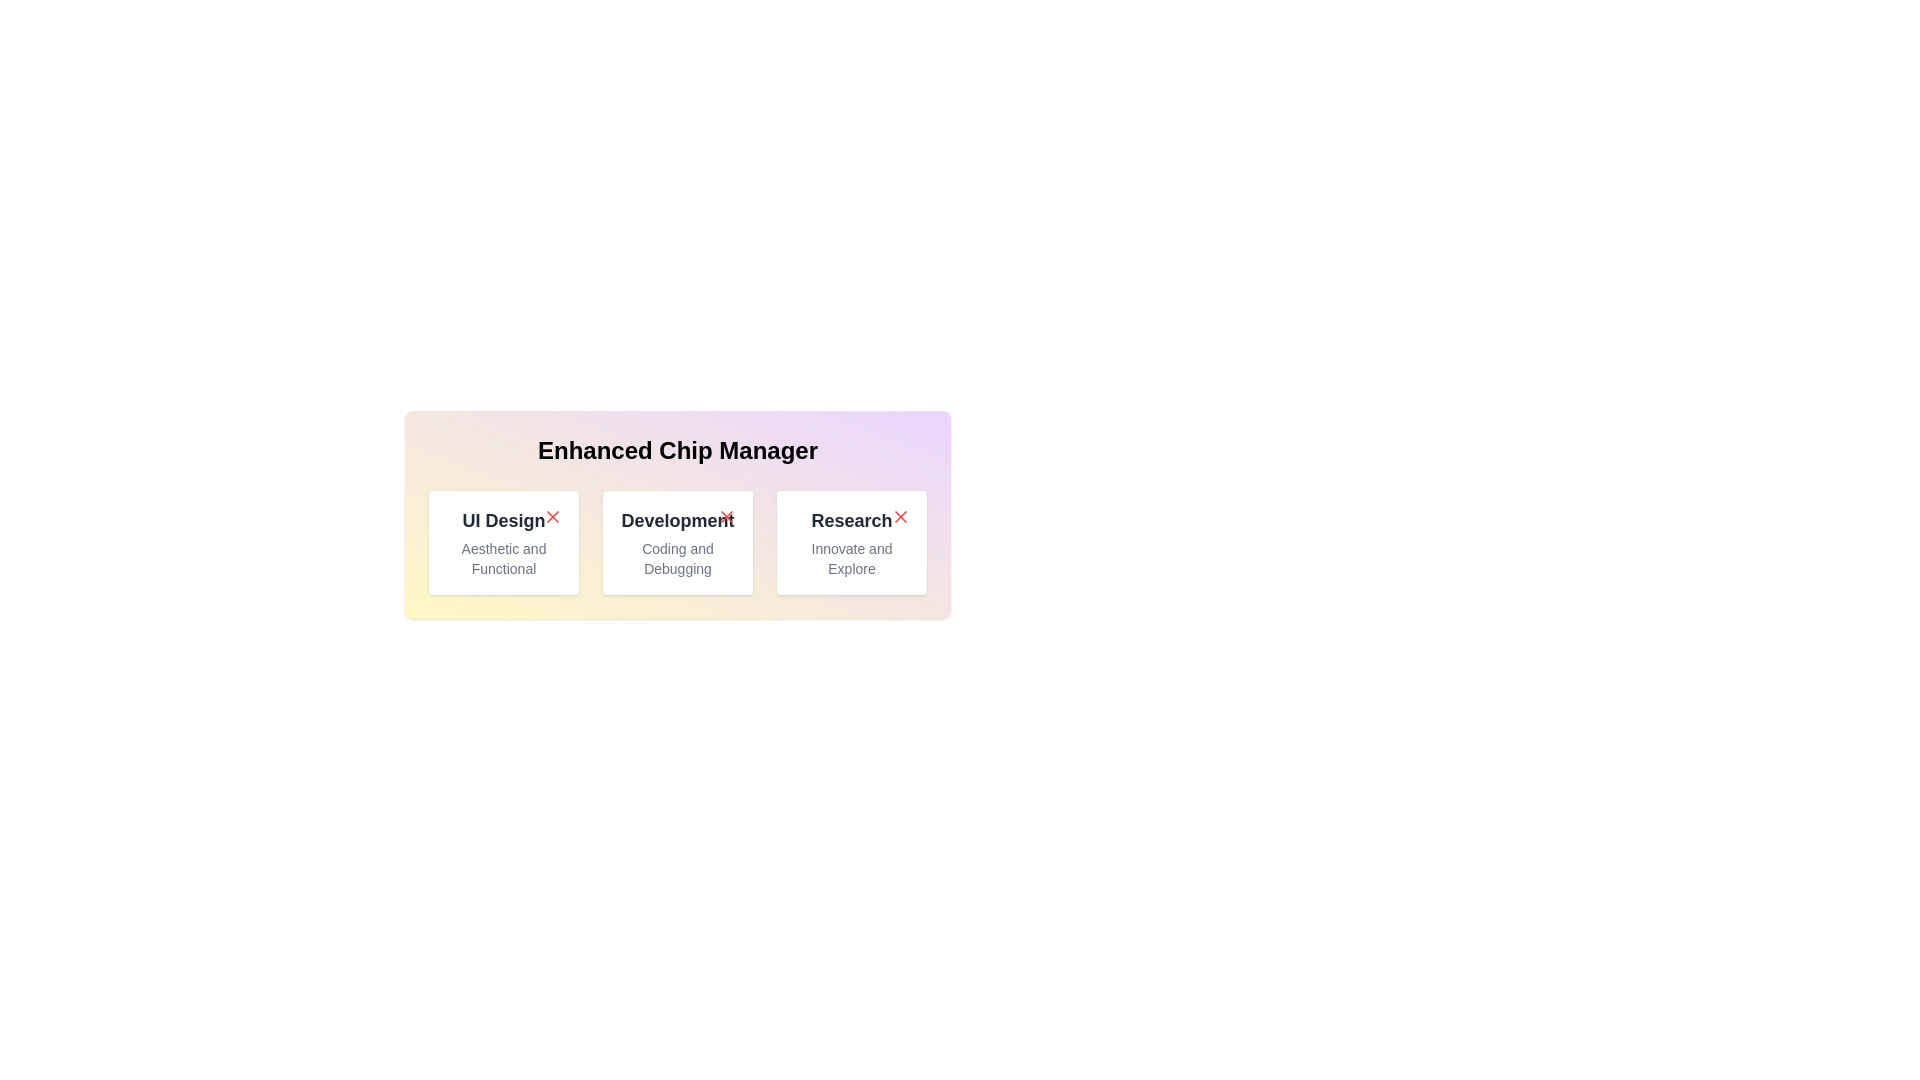  I want to click on close button of the chip labeled UI Design to remove it, so click(552, 515).